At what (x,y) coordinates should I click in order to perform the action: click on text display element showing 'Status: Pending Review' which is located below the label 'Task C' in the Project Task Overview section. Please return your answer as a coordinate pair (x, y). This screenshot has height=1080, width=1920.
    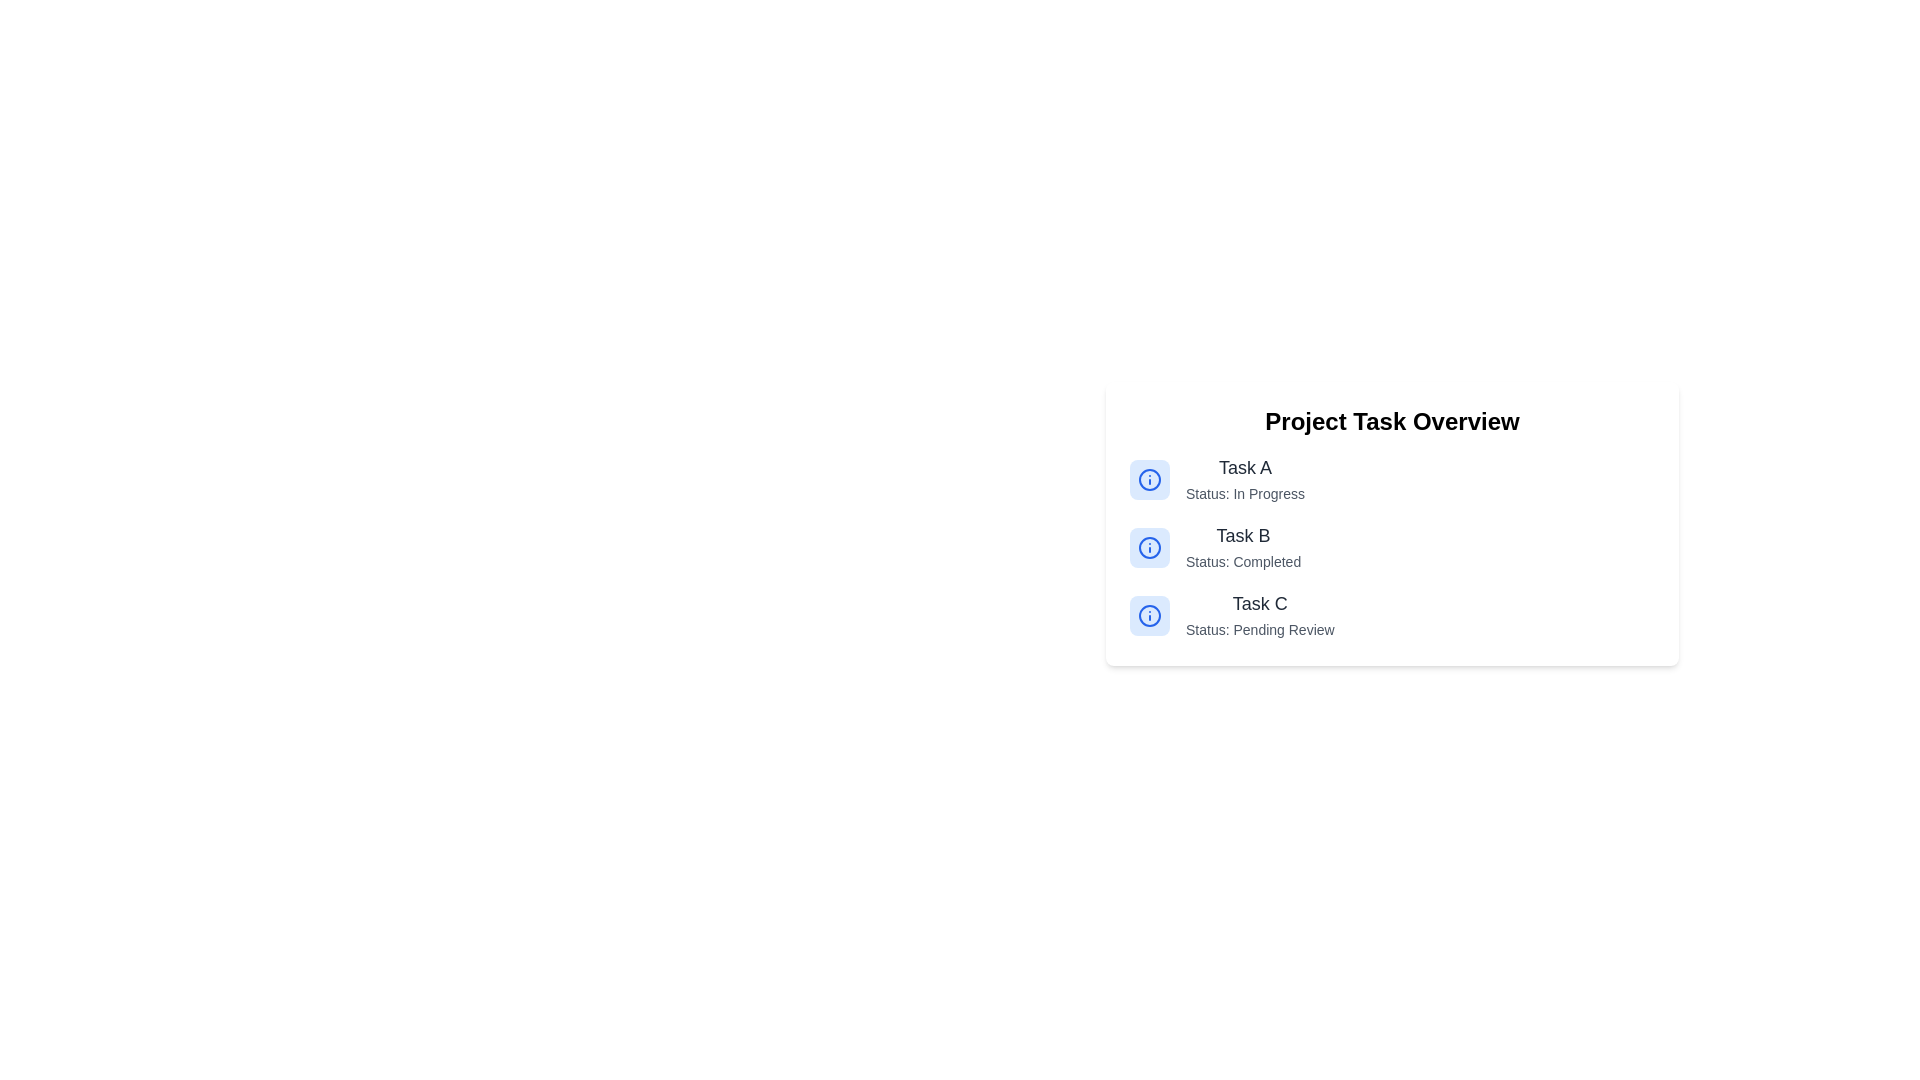
    Looking at the image, I should click on (1259, 628).